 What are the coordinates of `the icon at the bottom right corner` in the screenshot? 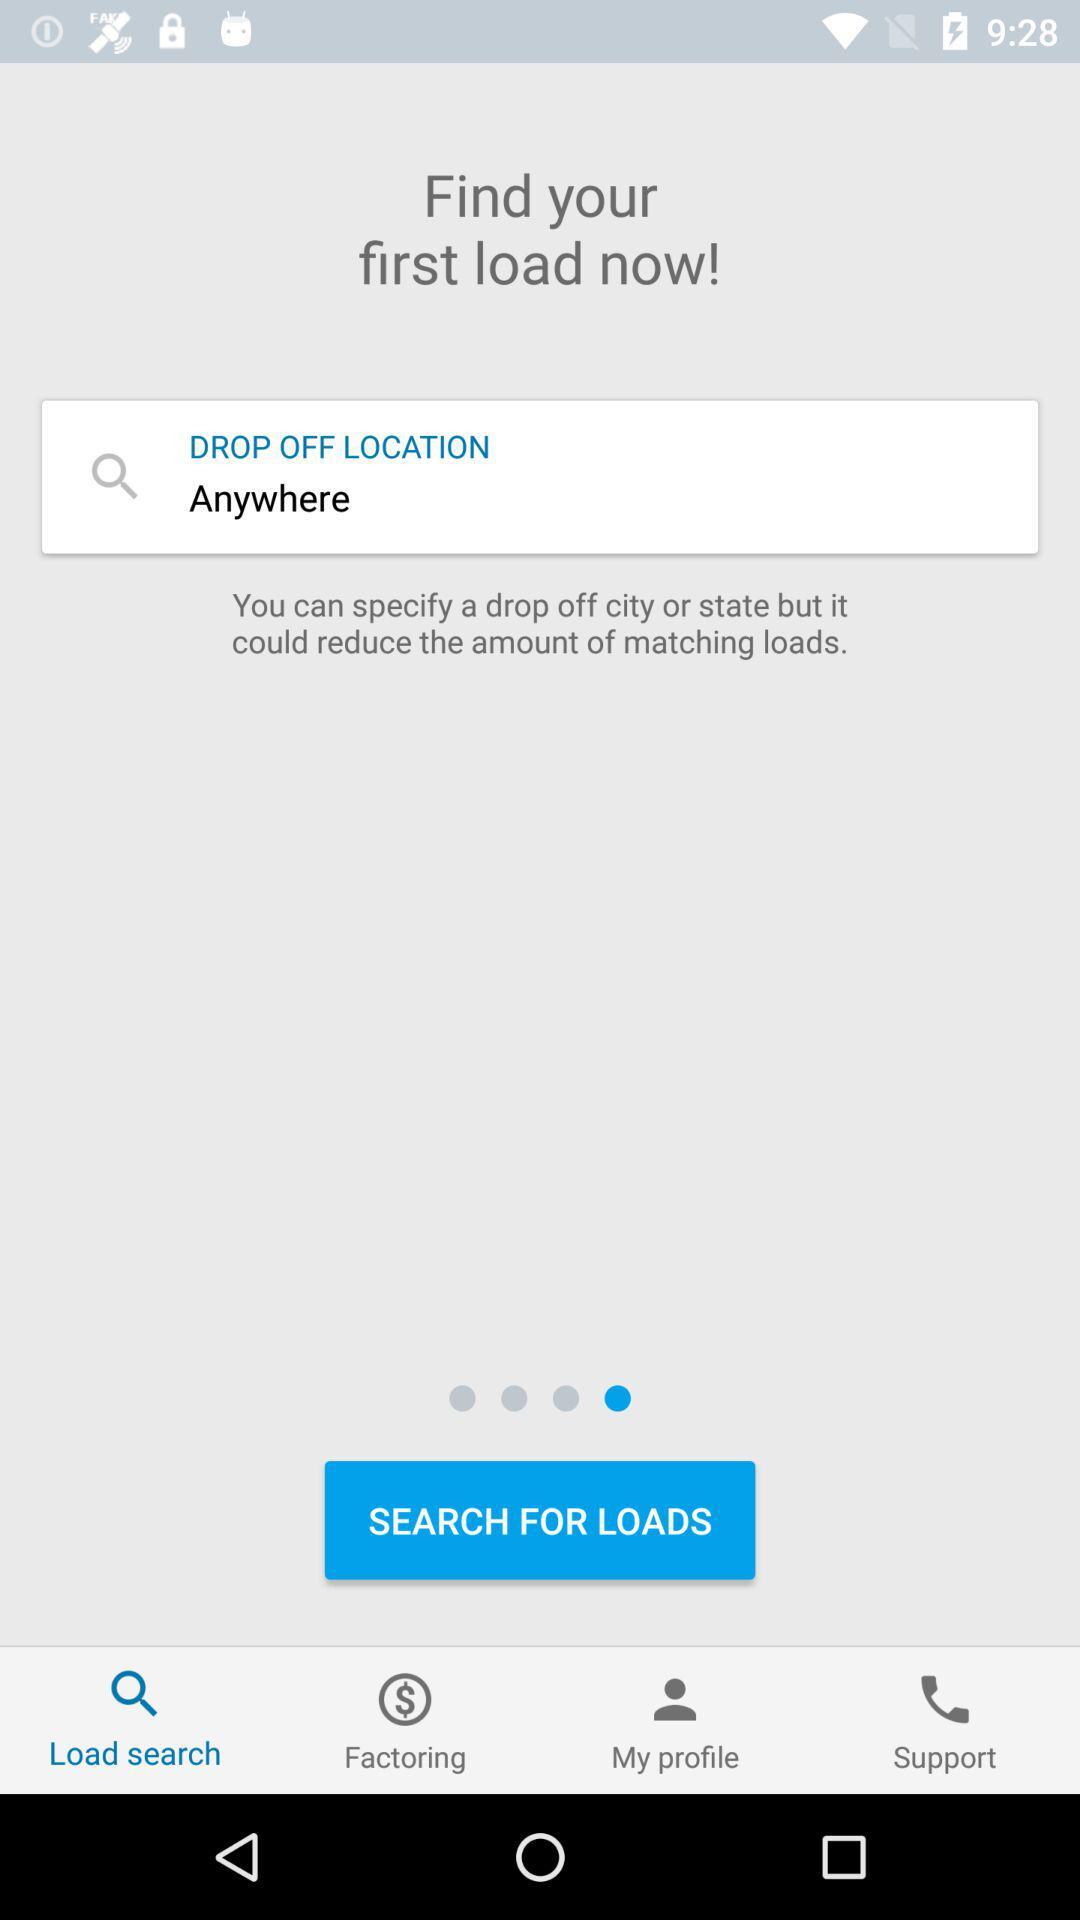 It's located at (945, 1719).